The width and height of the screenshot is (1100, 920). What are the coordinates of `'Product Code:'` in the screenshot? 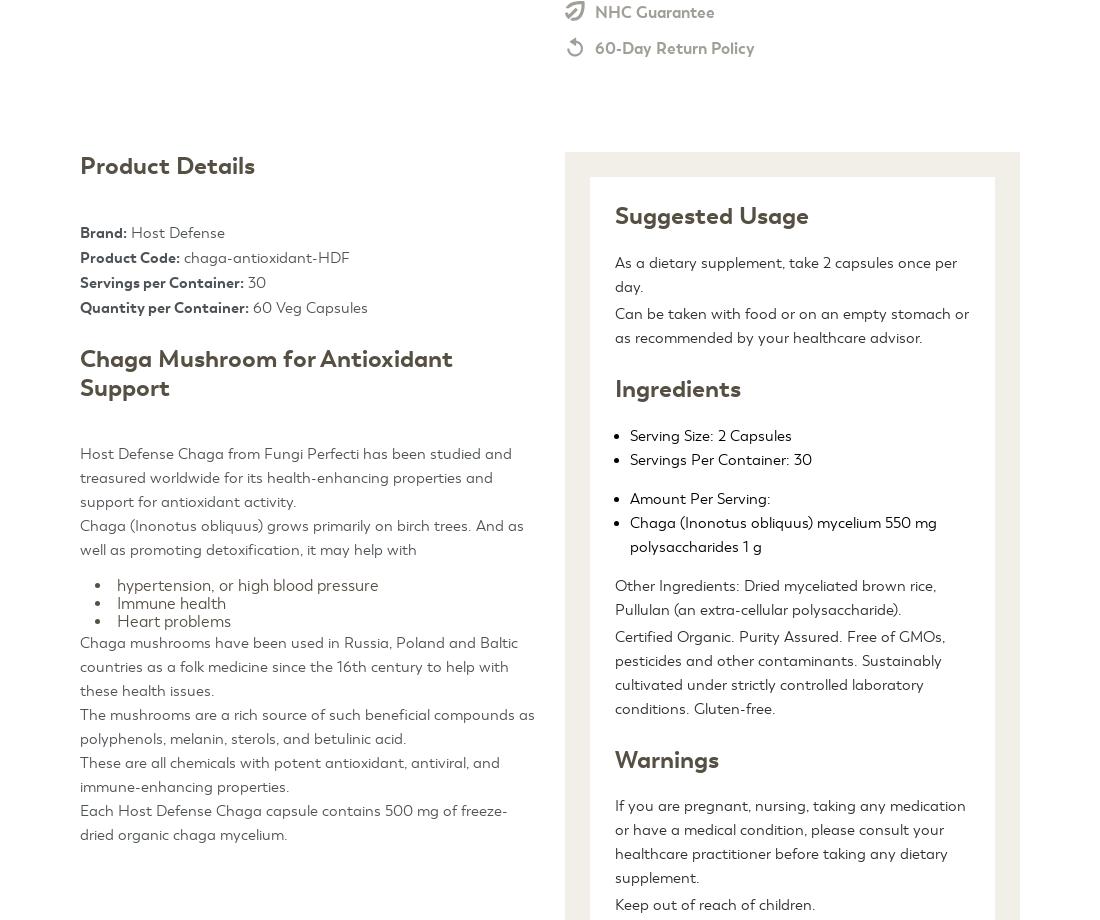 It's located at (130, 257).